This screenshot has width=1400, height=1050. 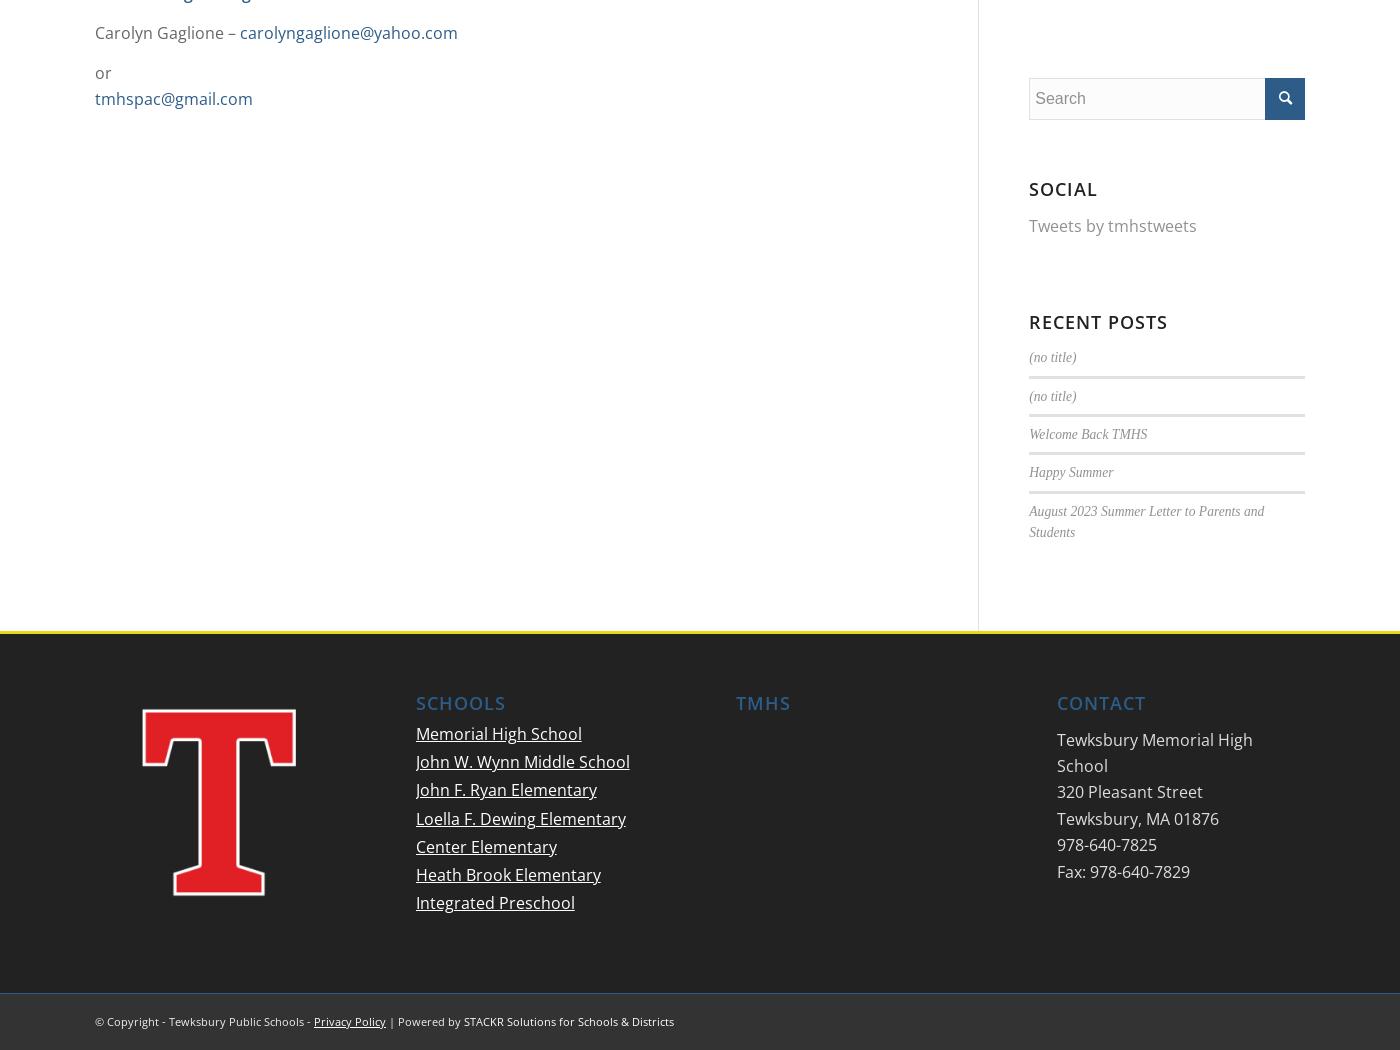 I want to click on 'Recent Posts', so click(x=1029, y=320).